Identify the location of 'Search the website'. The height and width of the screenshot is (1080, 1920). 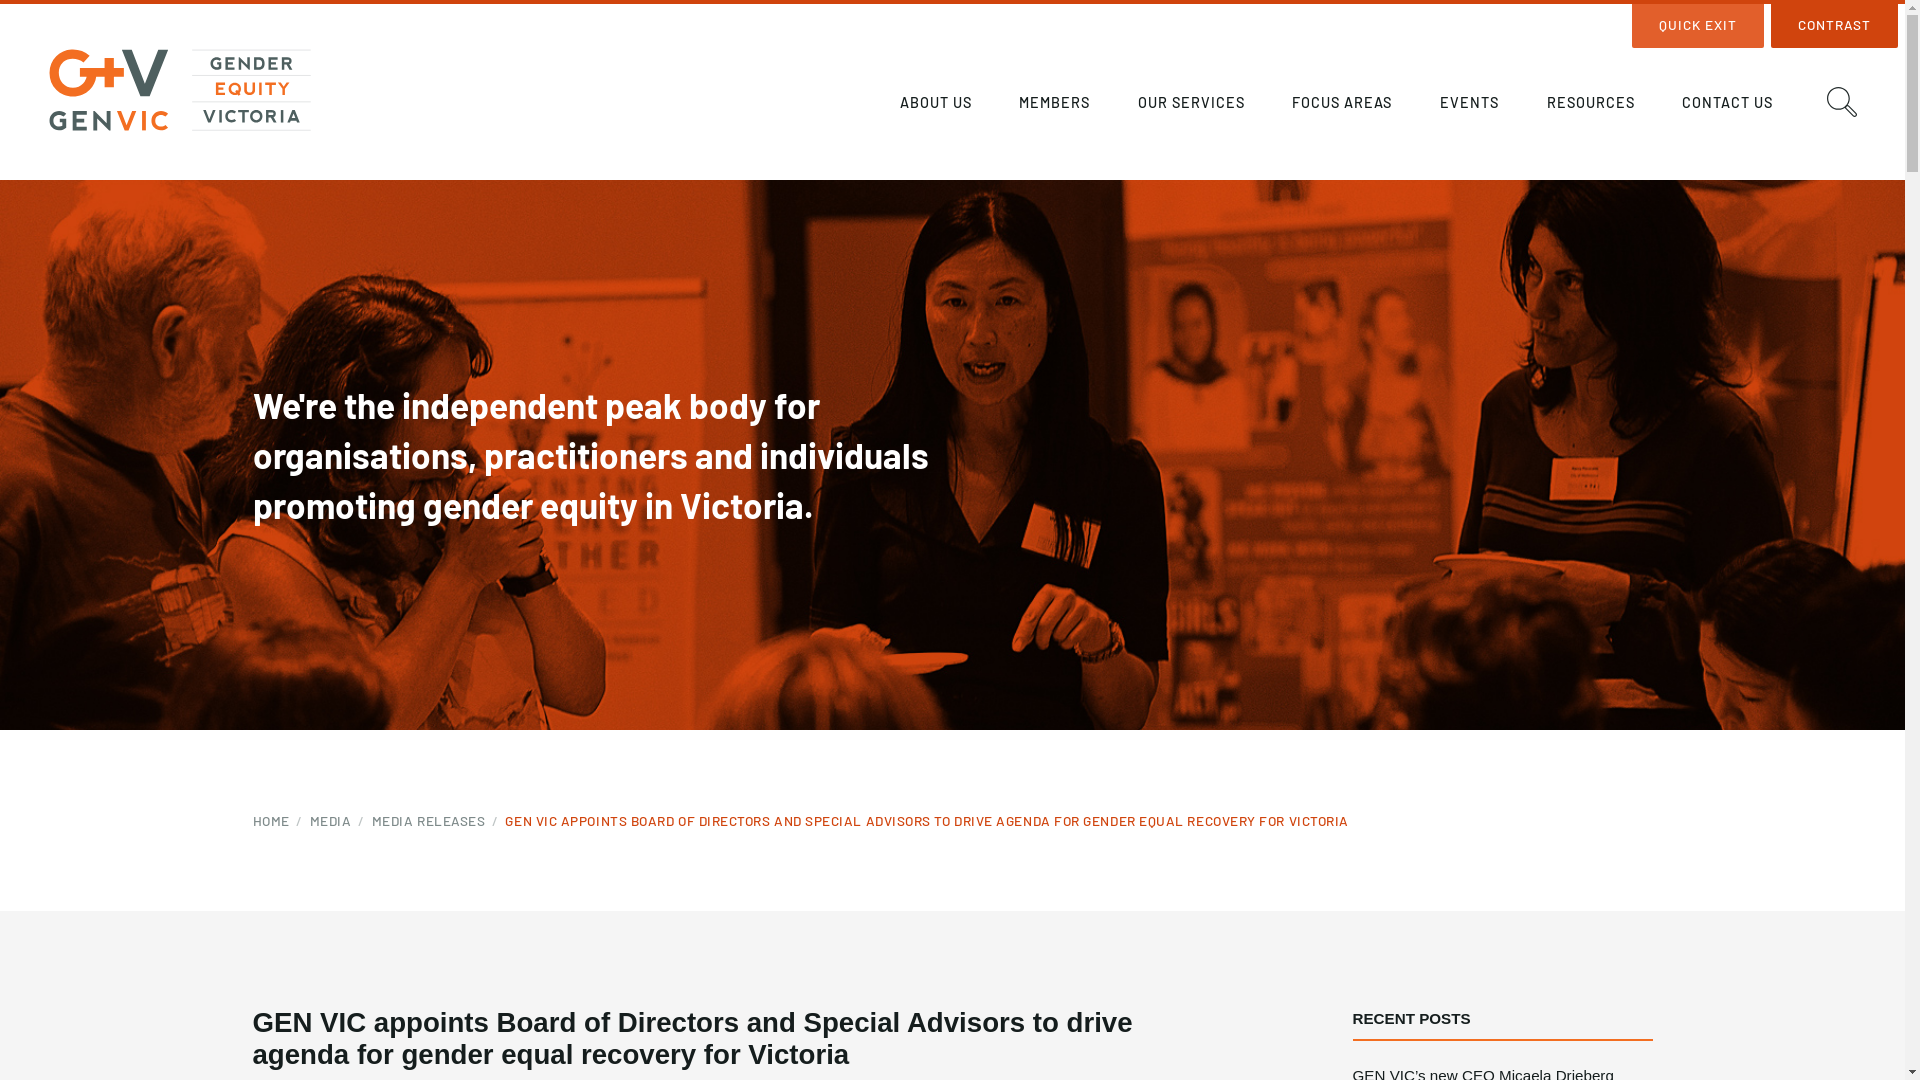
(1841, 101).